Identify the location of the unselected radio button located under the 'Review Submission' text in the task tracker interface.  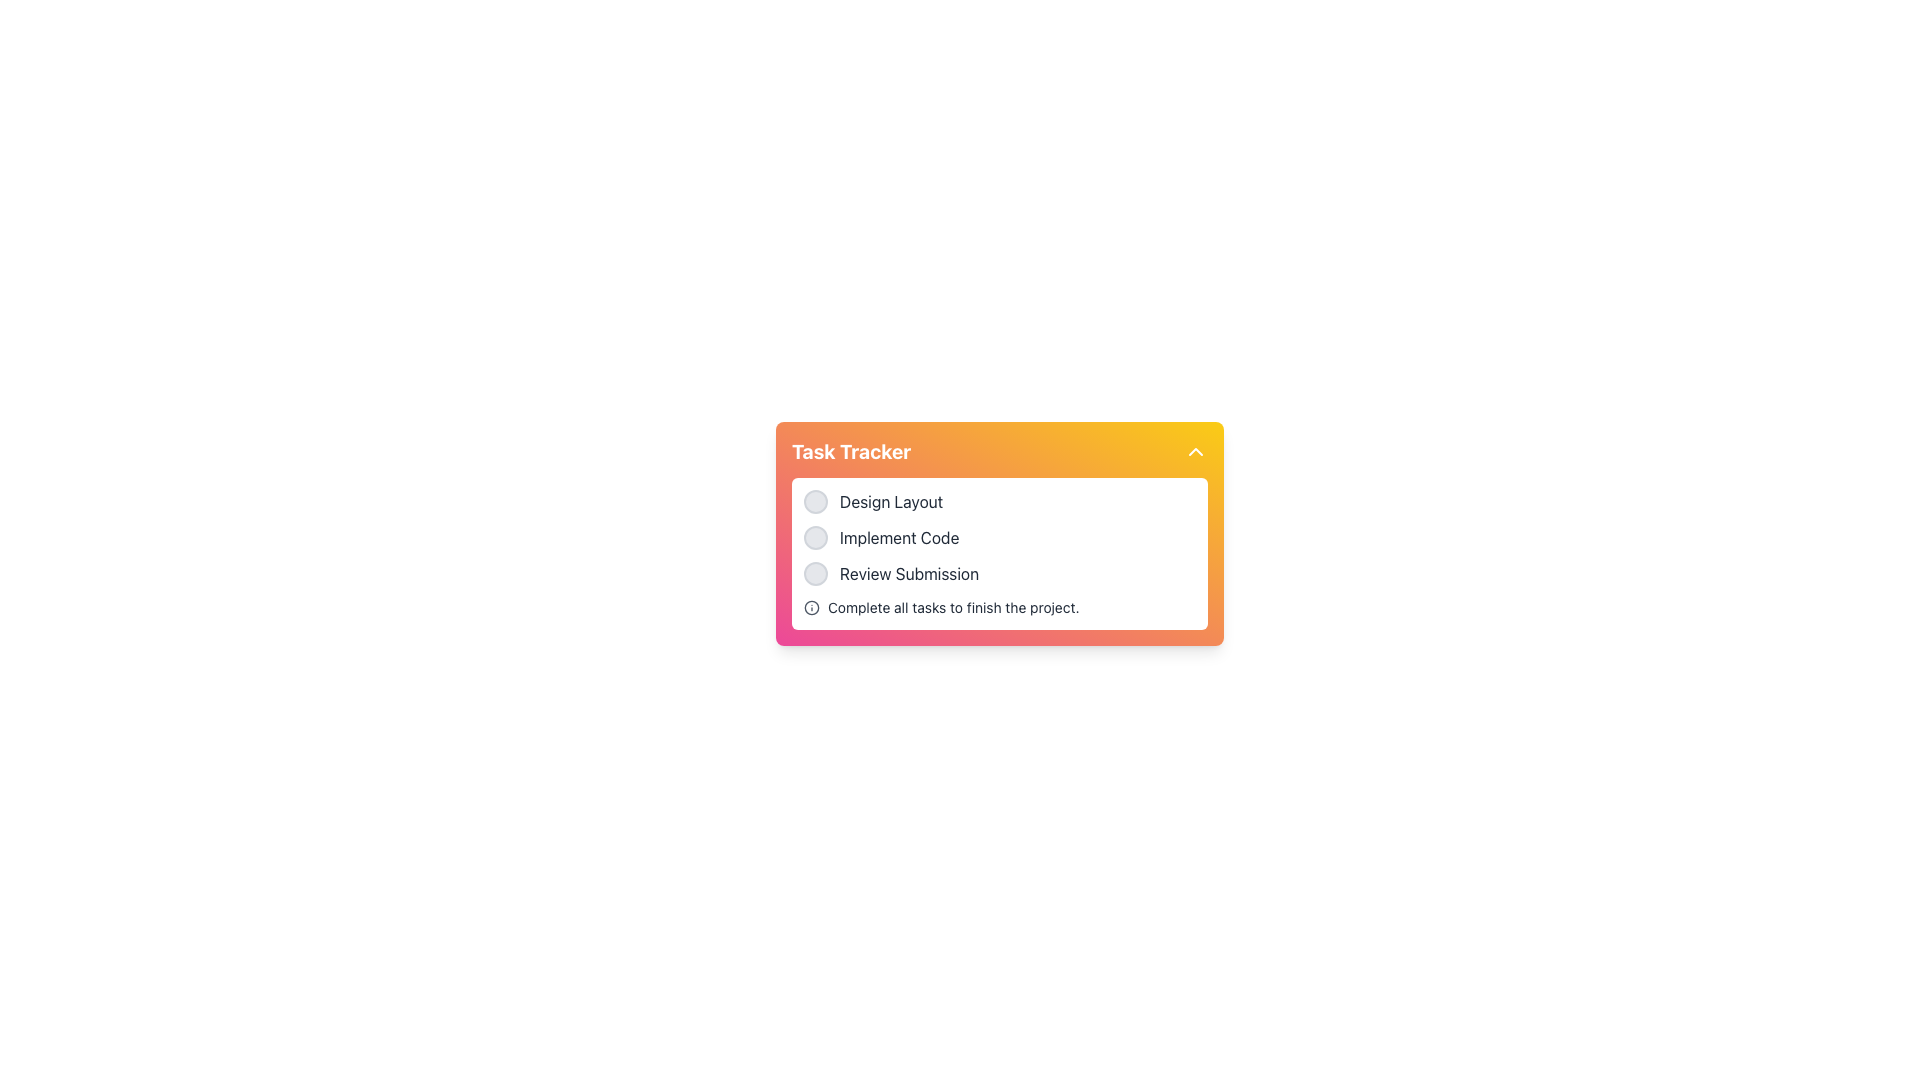
(816, 574).